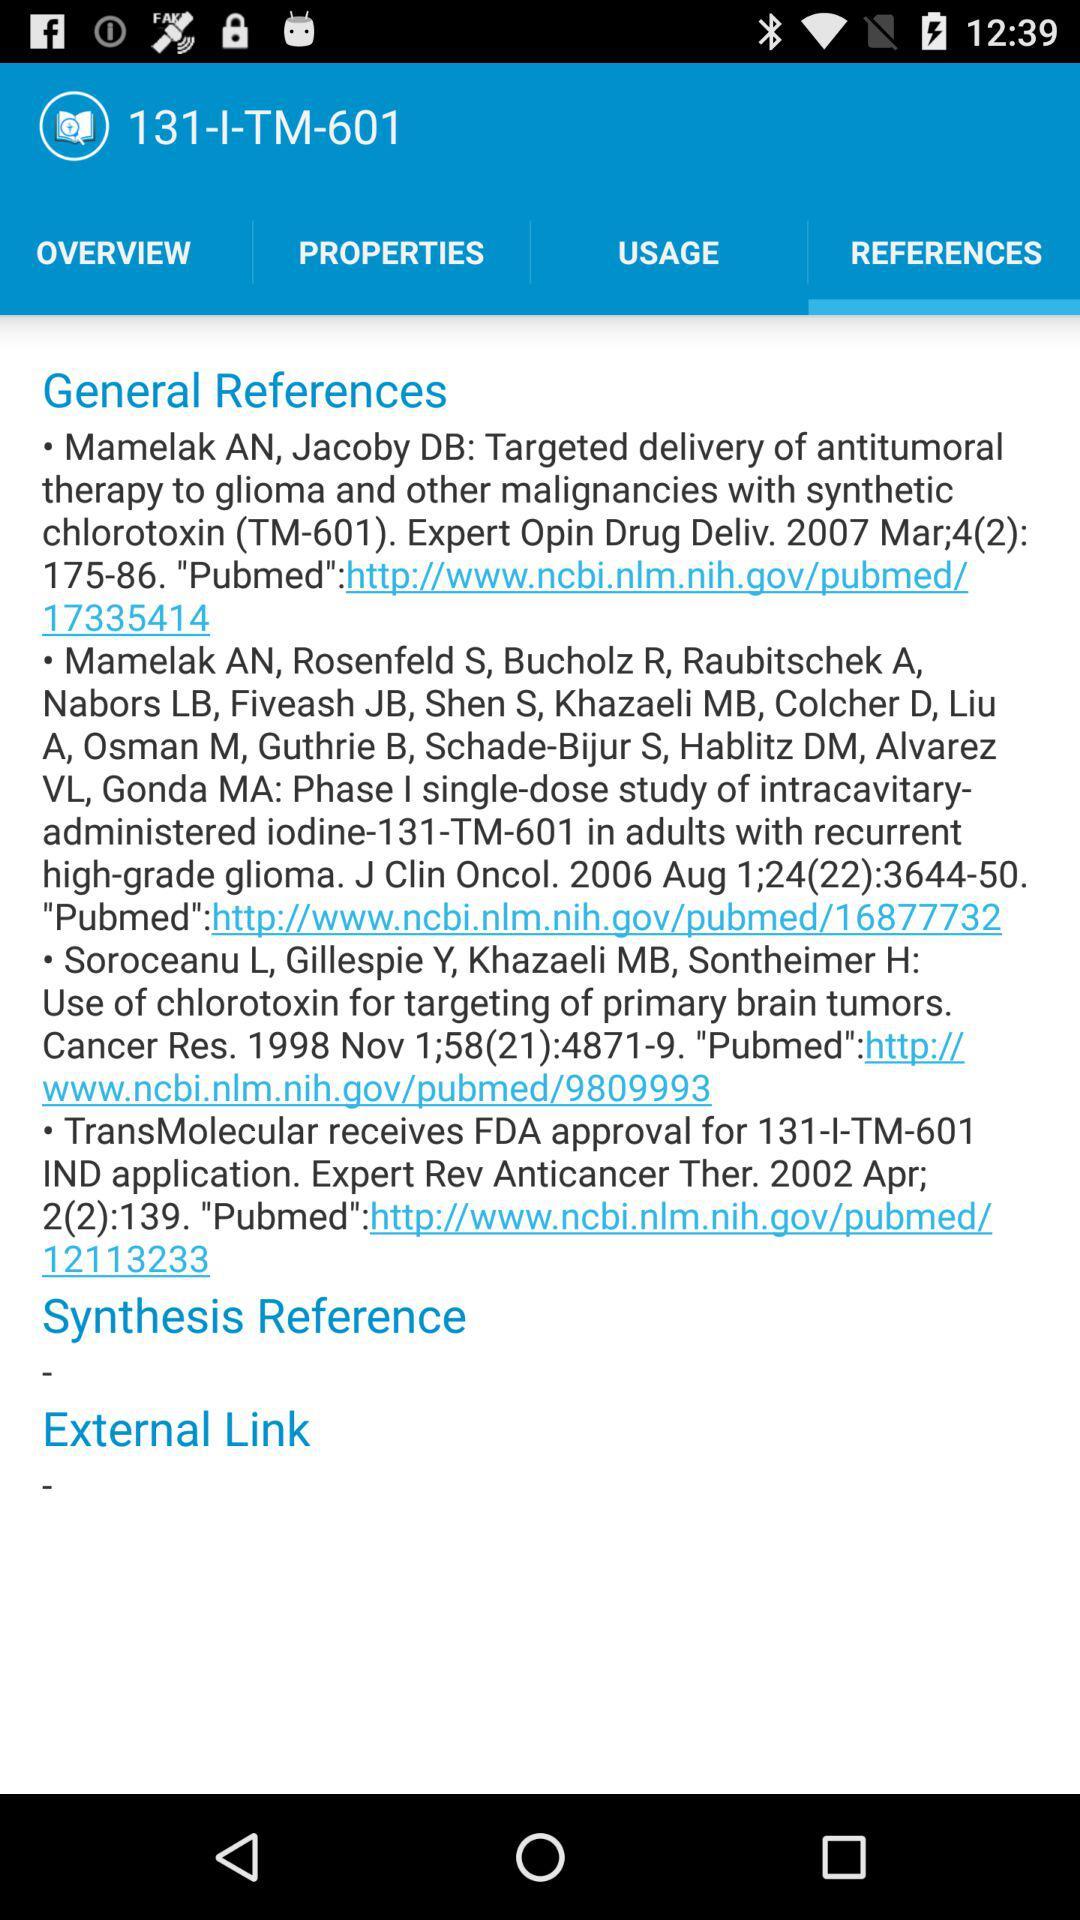 The width and height of the screenshot is (1080, 1920). I want to click on the icon which is at the top left of the page, so click(72, 124).